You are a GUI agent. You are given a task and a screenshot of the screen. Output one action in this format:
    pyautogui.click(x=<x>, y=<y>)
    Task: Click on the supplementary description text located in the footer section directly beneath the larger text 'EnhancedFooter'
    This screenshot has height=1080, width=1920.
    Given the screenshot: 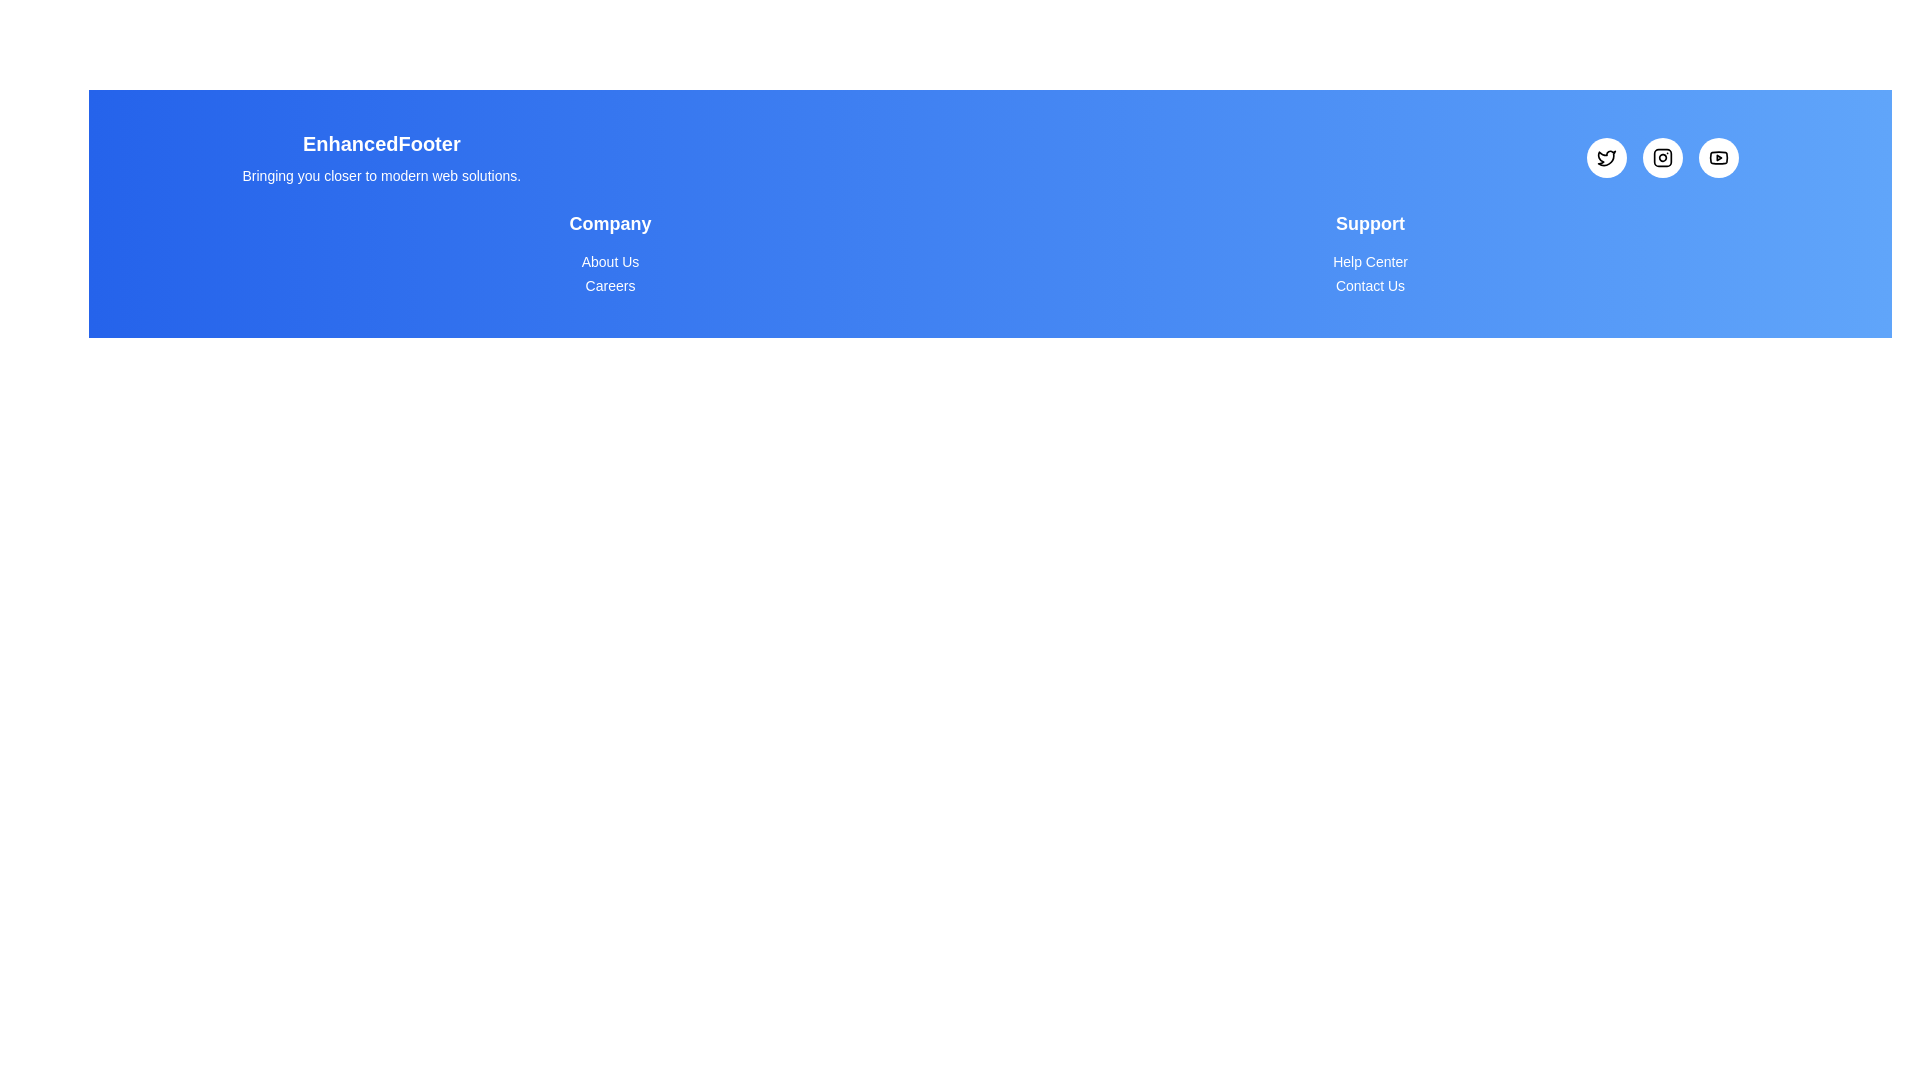 What is the action you would take?
    pyautogui.click(x=381, y=175)
    